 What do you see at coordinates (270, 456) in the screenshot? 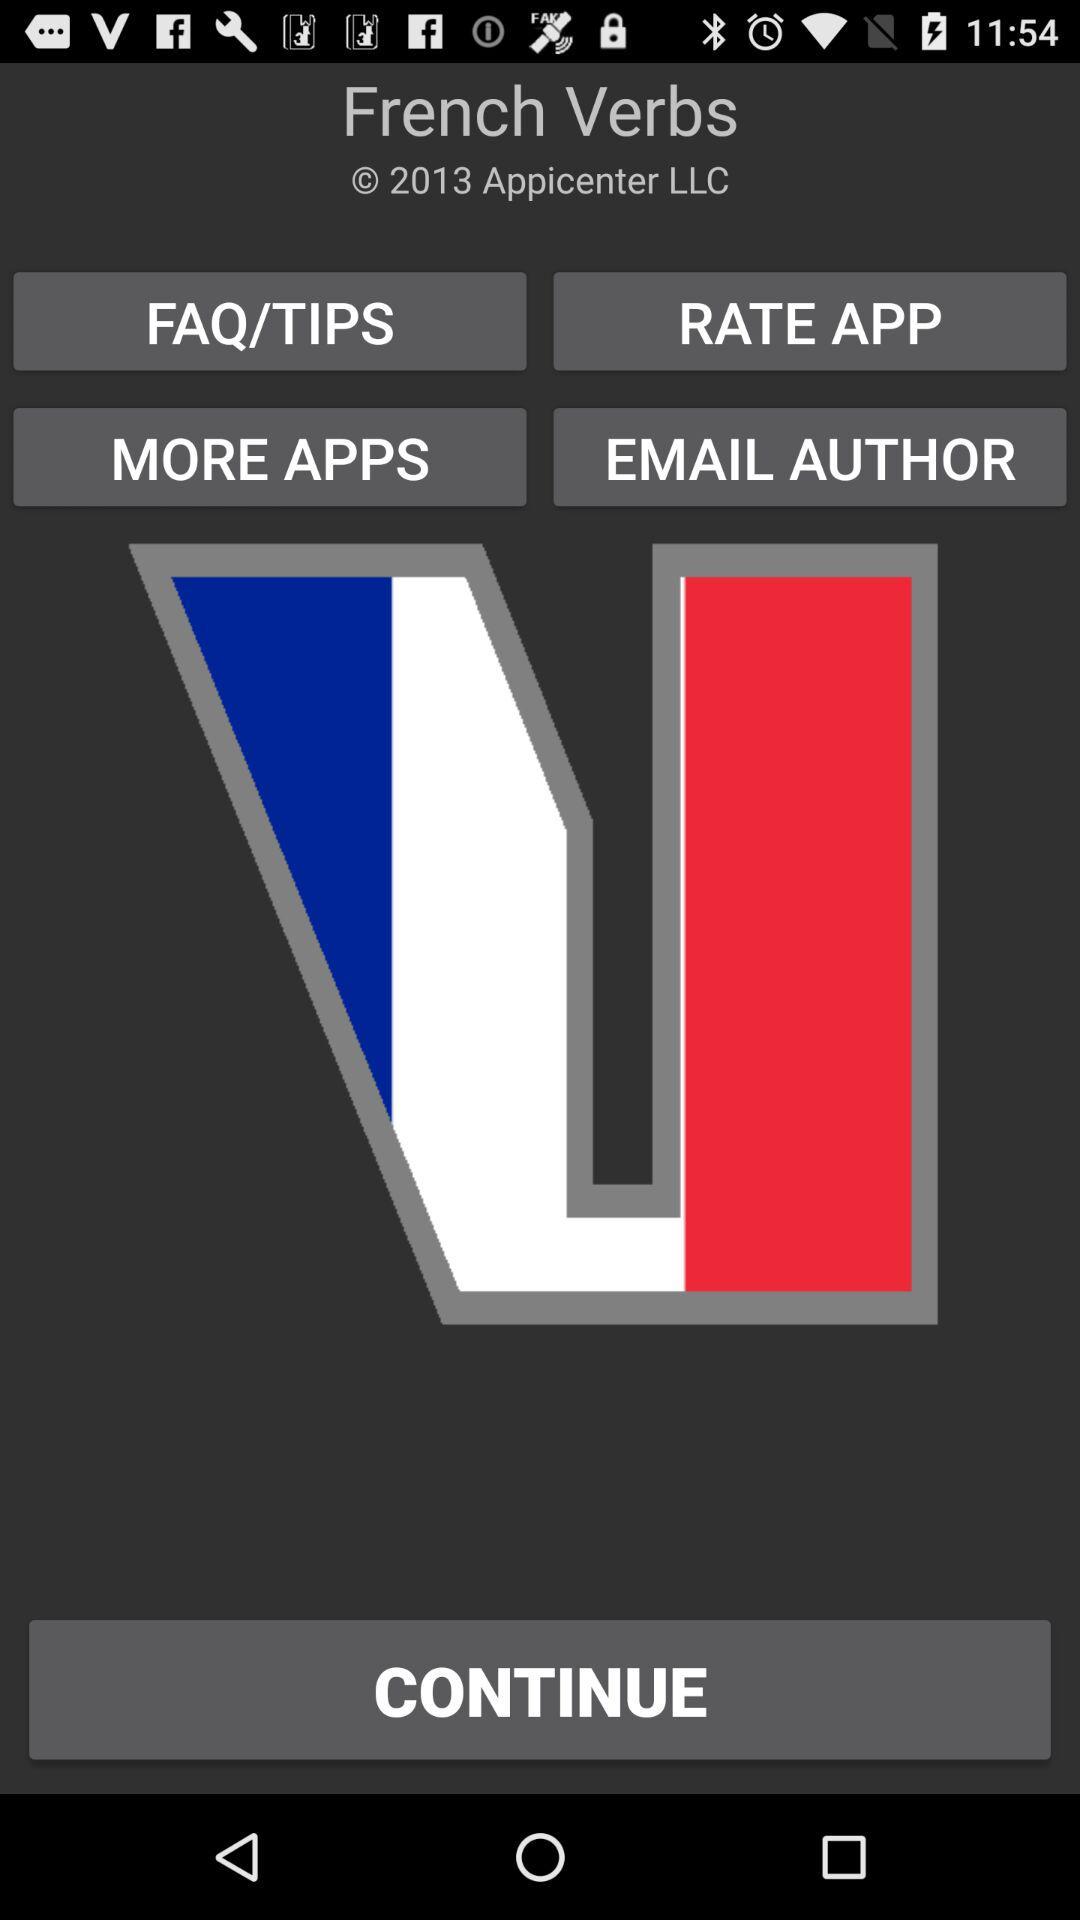
I see `item below faq/tips icon` at bounding box center [270, 456].